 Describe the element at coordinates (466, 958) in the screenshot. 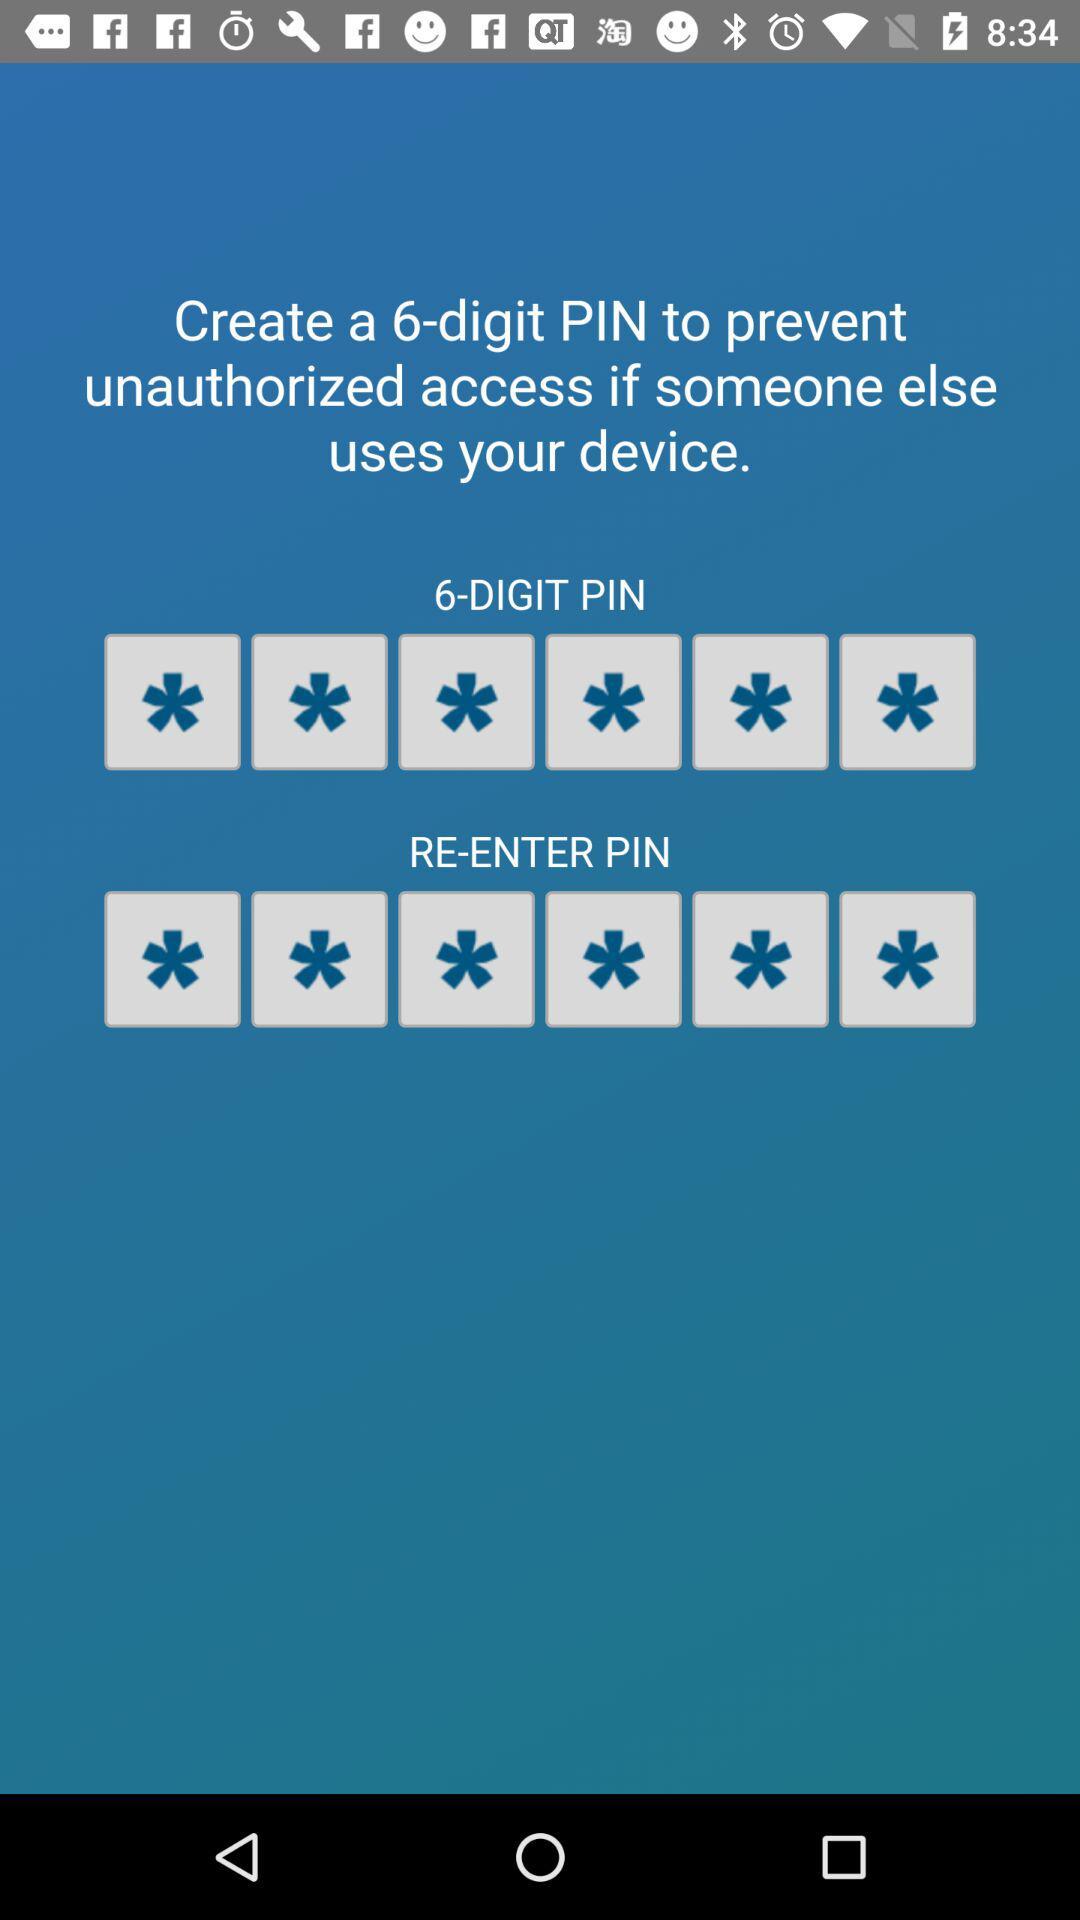

I see `the 3rd star which is below reenter pin on the page` at that location.